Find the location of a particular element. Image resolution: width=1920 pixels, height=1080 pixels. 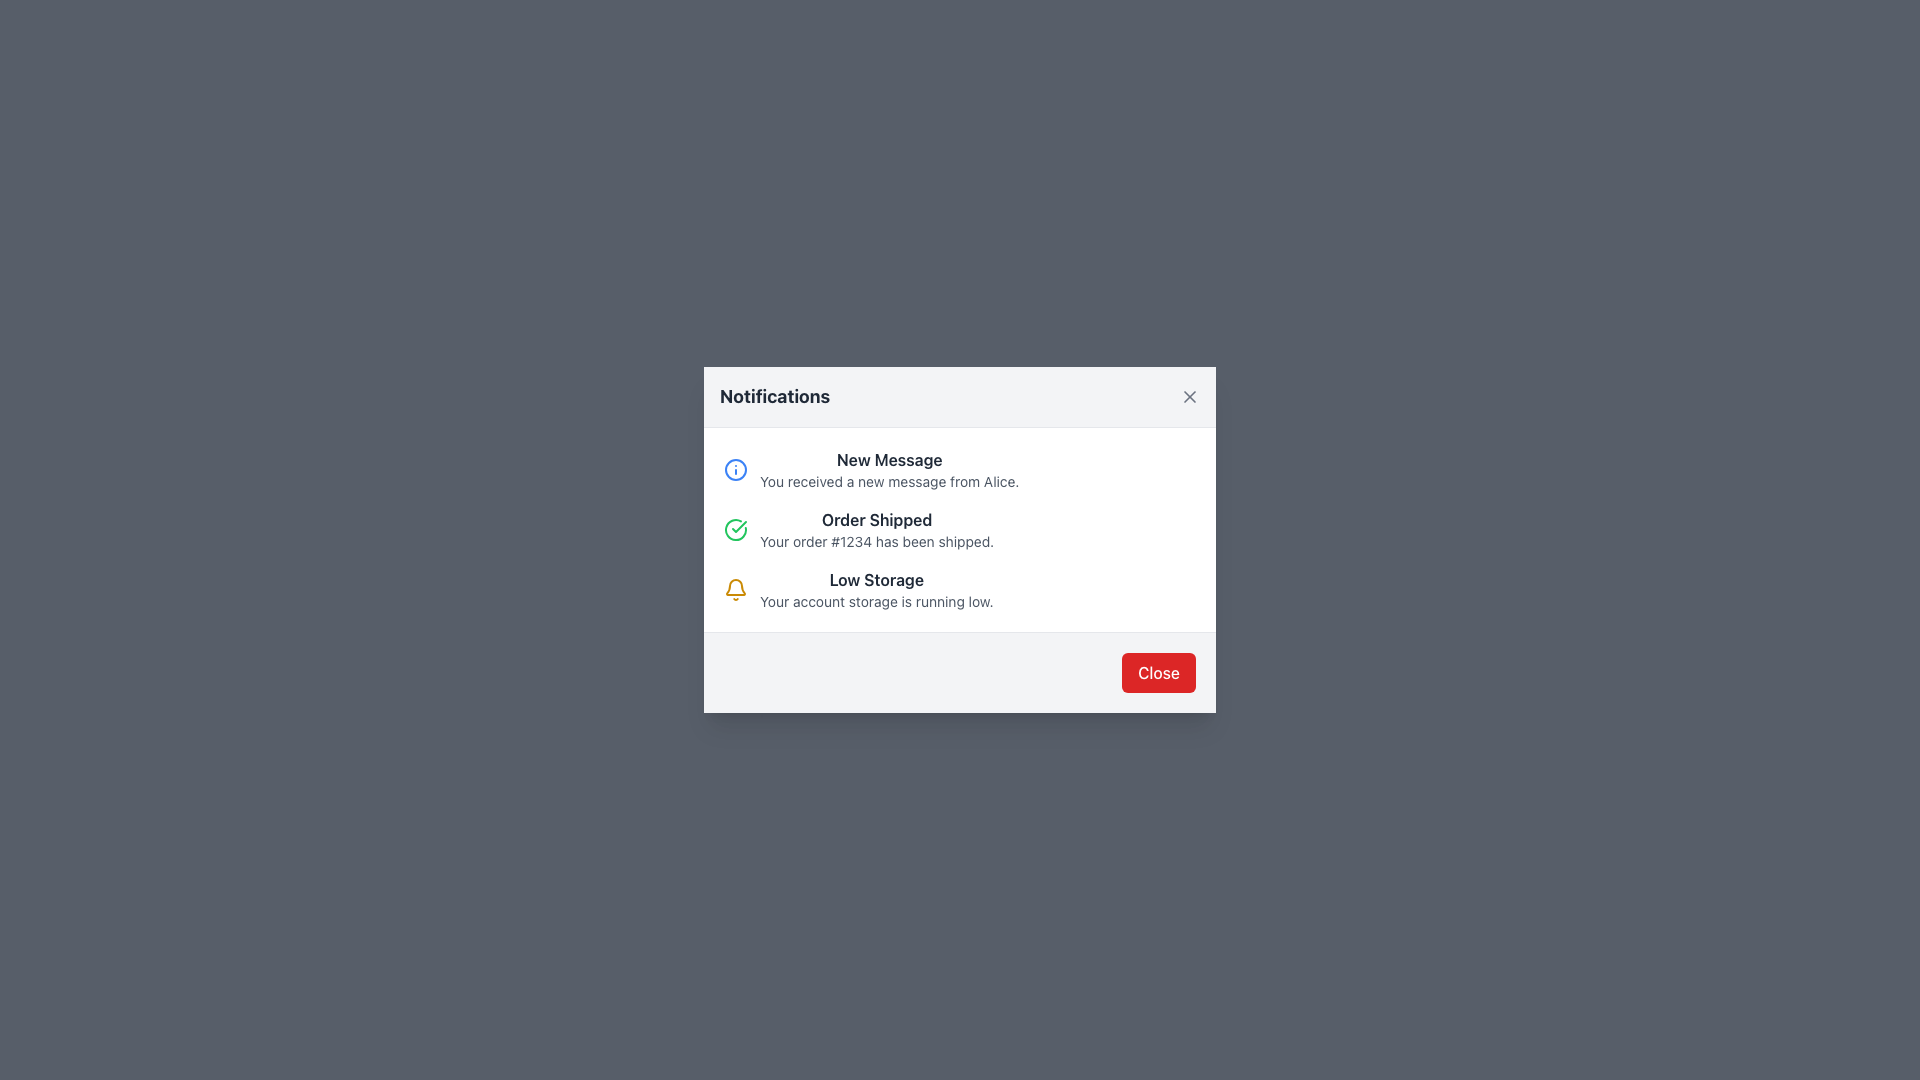

the text label displaying the message 'Your account storage is running low.' located under the 'Low Storage' heading in the notification box is located at coordinates (876, 600).